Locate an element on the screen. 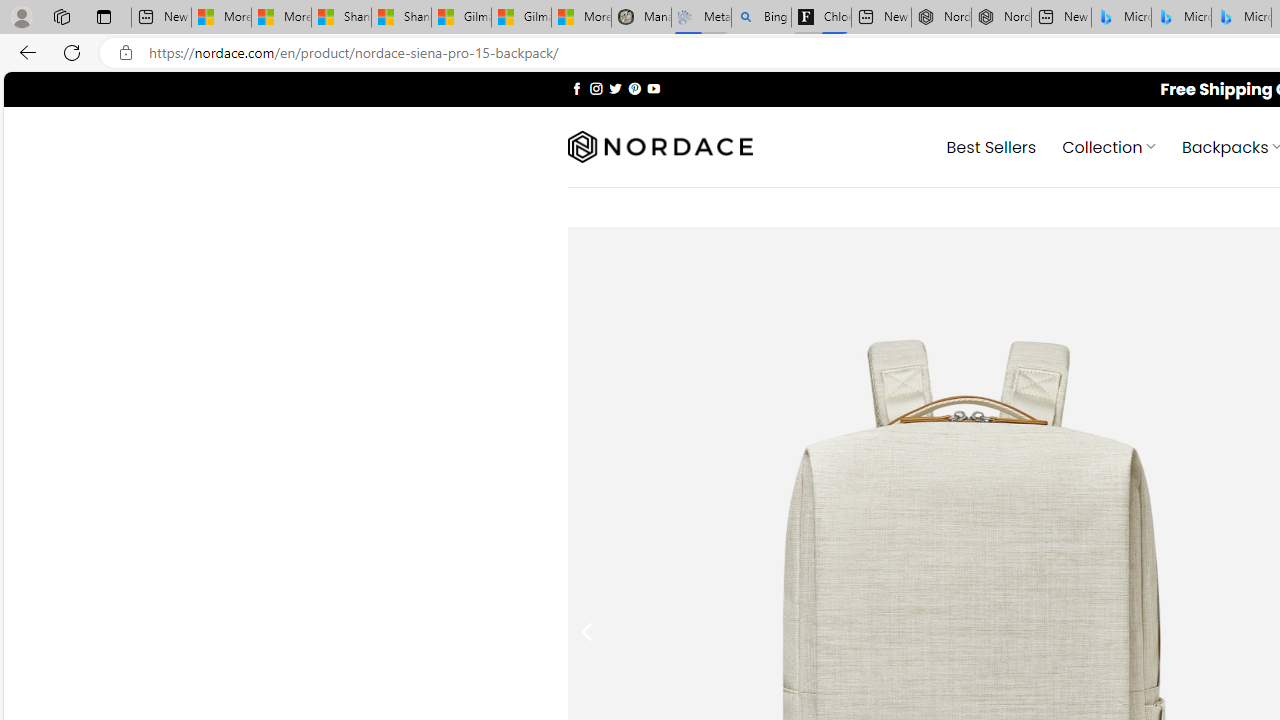  'Bing Real Estate - Home sales and rental listings' is located at coordinates (760, 17).